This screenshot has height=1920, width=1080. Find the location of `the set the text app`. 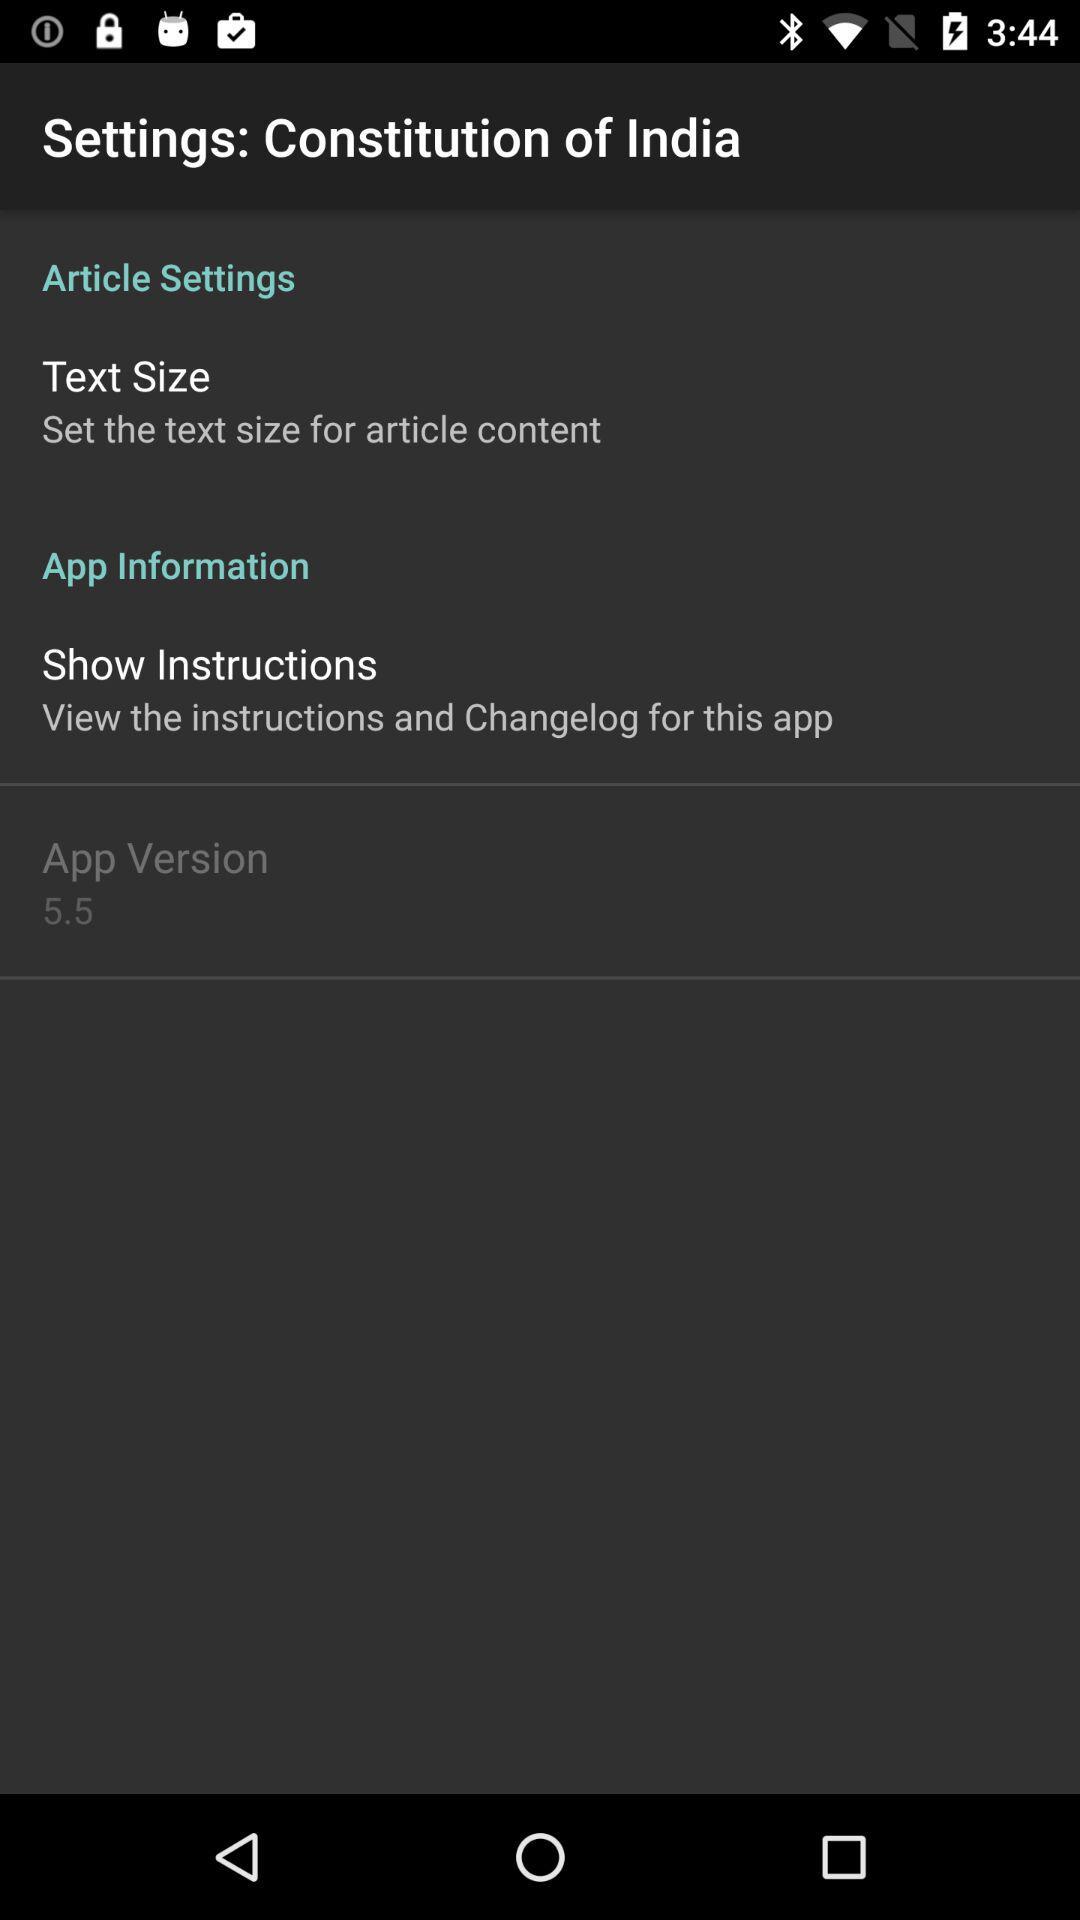

the set the text app is located at coordinates (320, 427).